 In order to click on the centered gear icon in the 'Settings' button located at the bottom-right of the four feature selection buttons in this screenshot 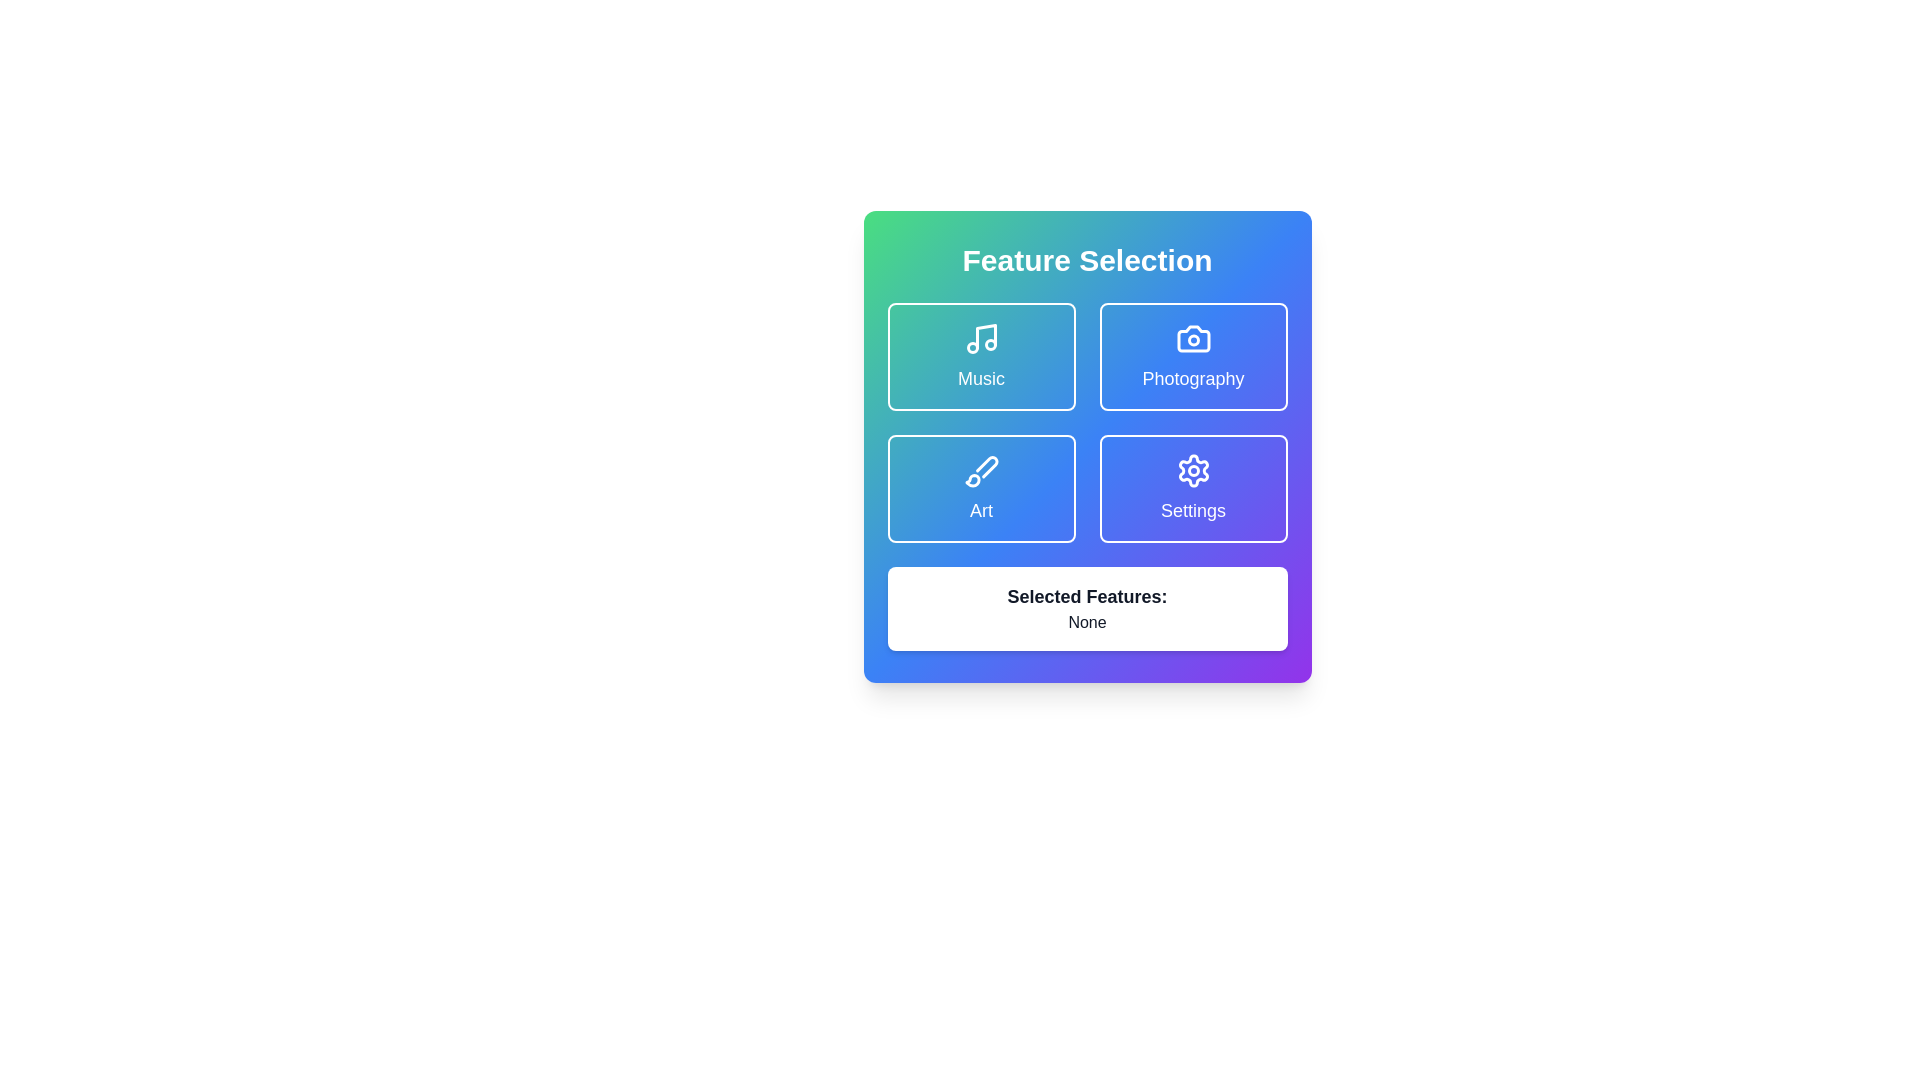, I will do `click(1193, 470)`.